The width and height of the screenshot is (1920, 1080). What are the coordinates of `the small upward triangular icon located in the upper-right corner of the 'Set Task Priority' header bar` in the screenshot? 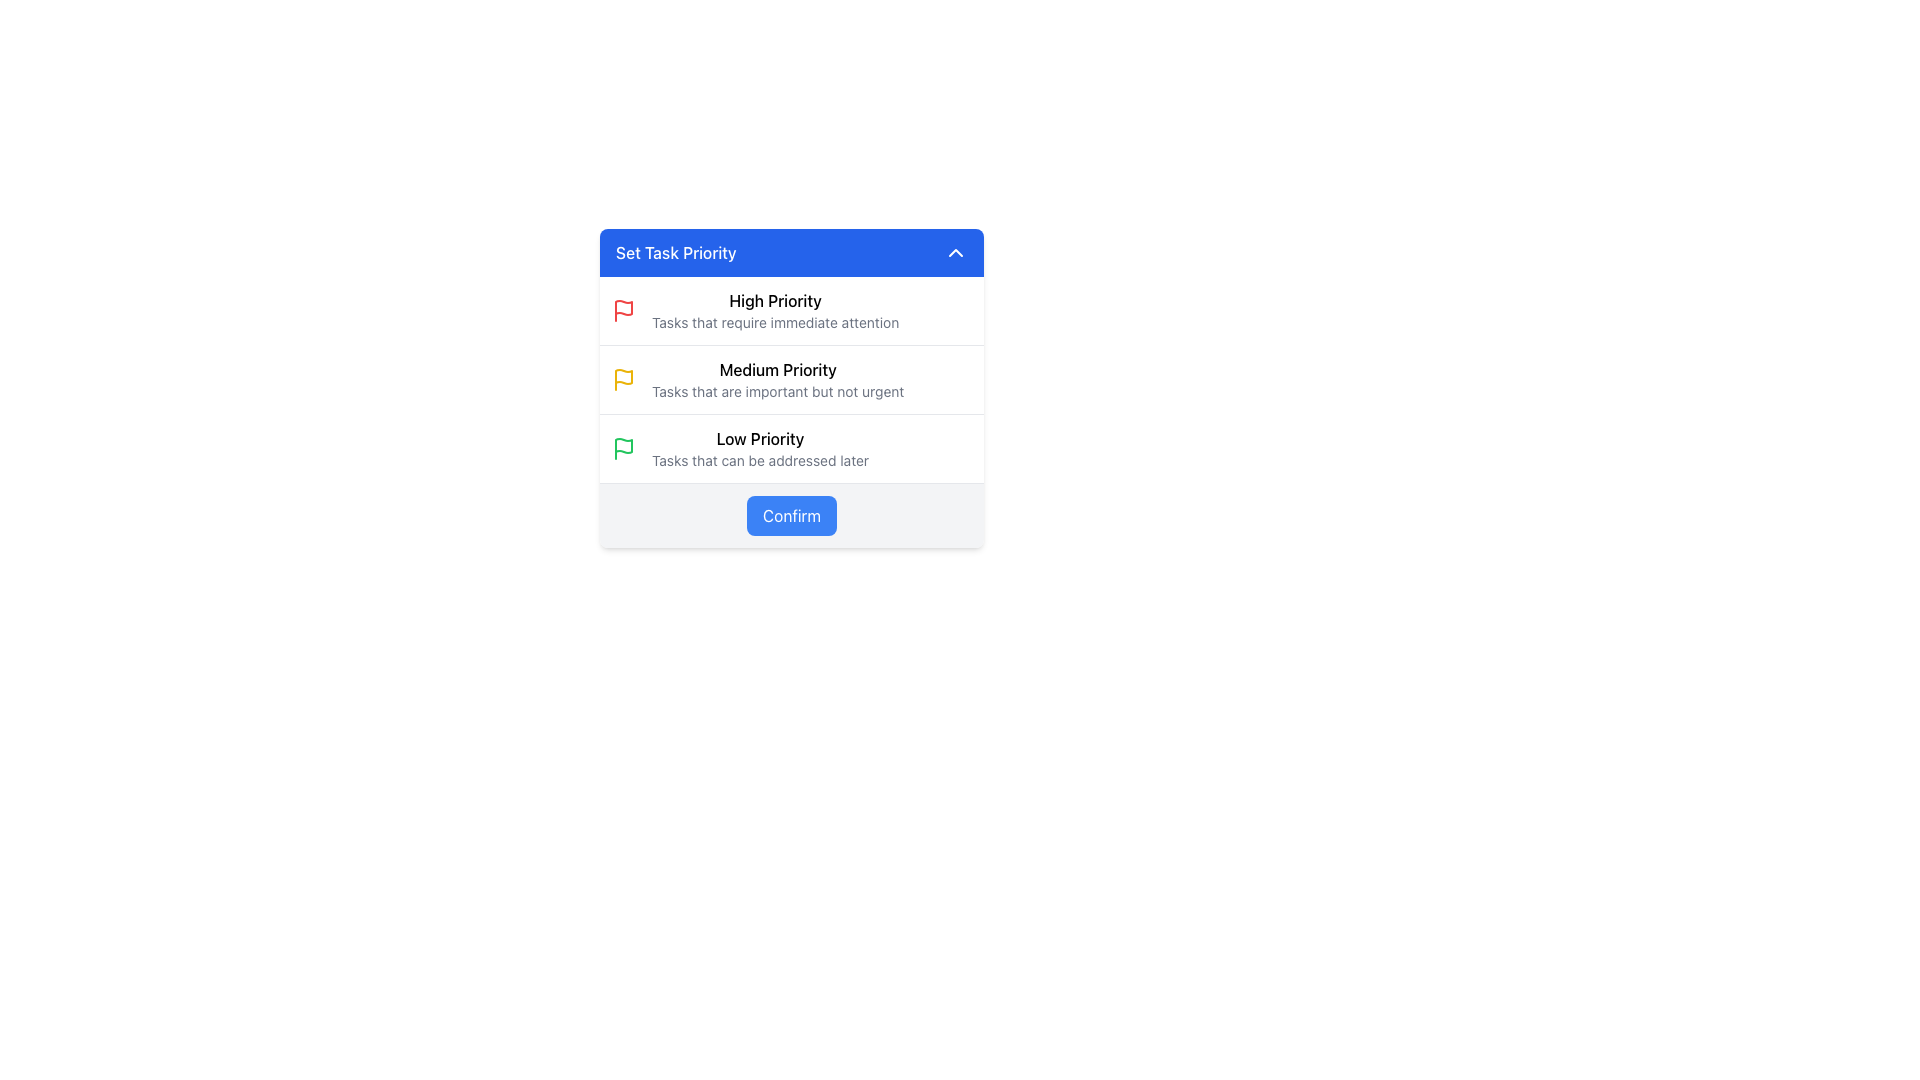 It's located at (954, 252).